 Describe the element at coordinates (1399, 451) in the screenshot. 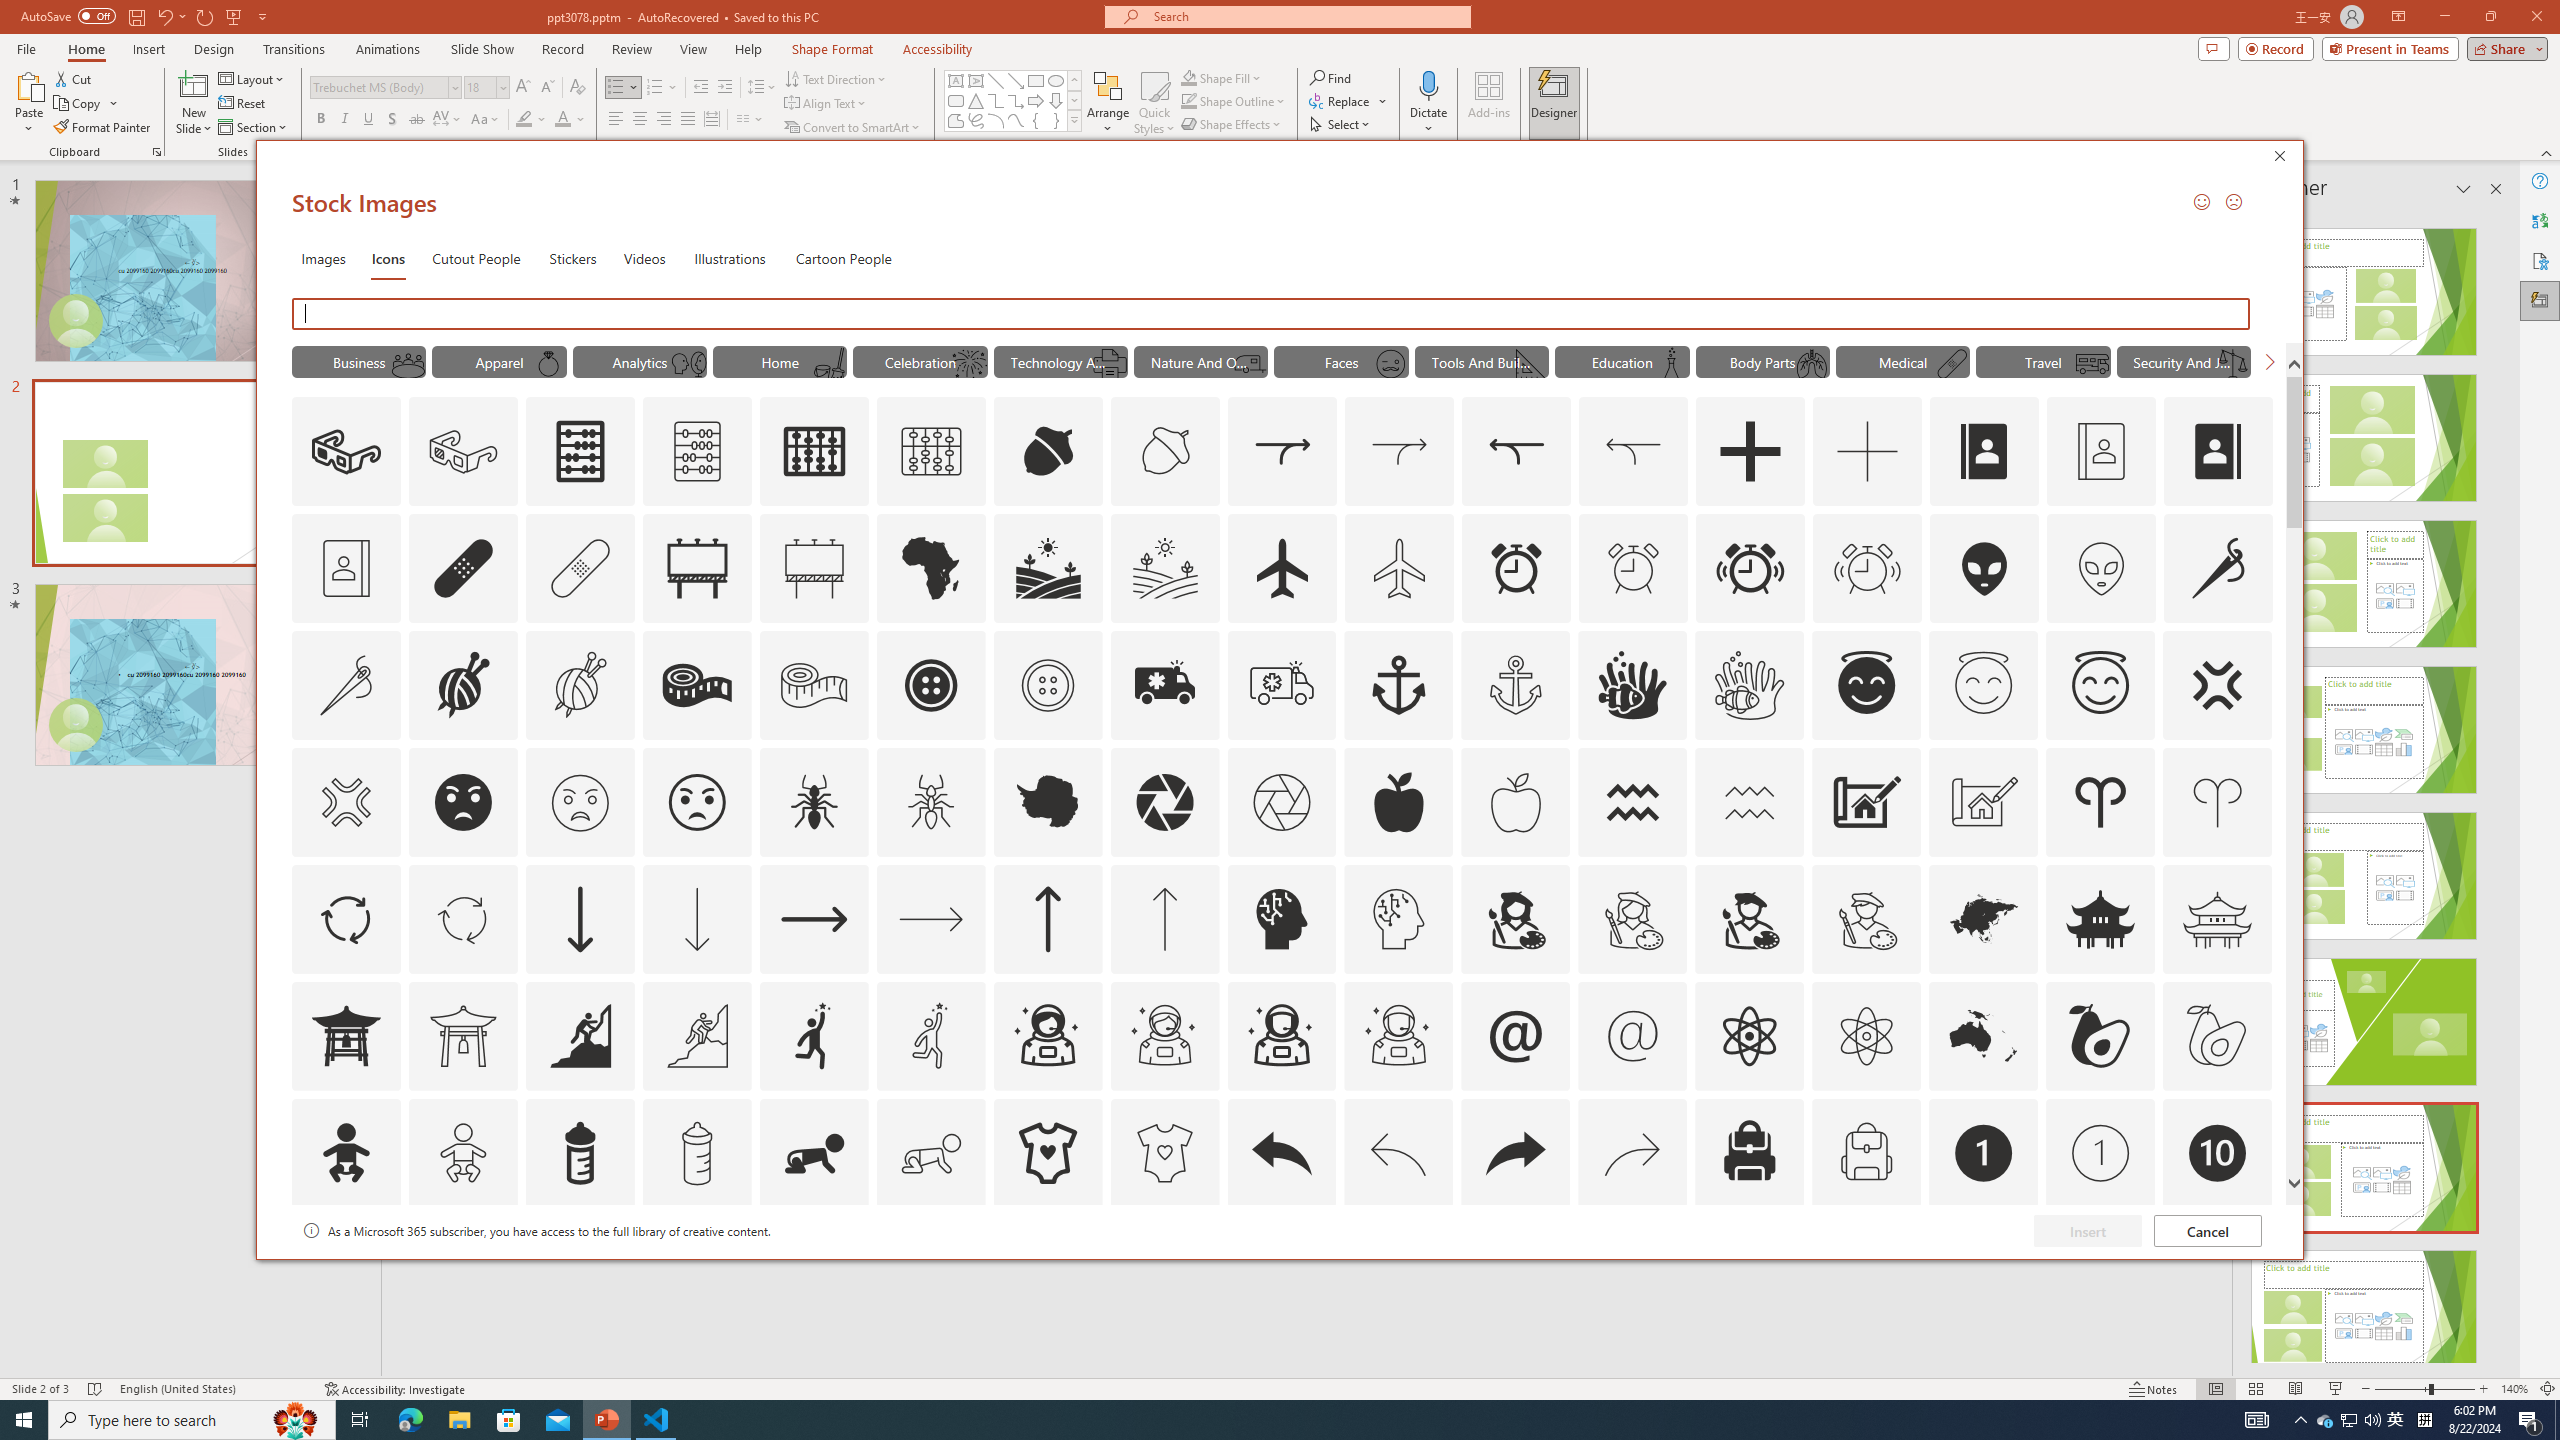

I see `'AutomationID: Icons_Acquisition_LTR_M'` at that location.